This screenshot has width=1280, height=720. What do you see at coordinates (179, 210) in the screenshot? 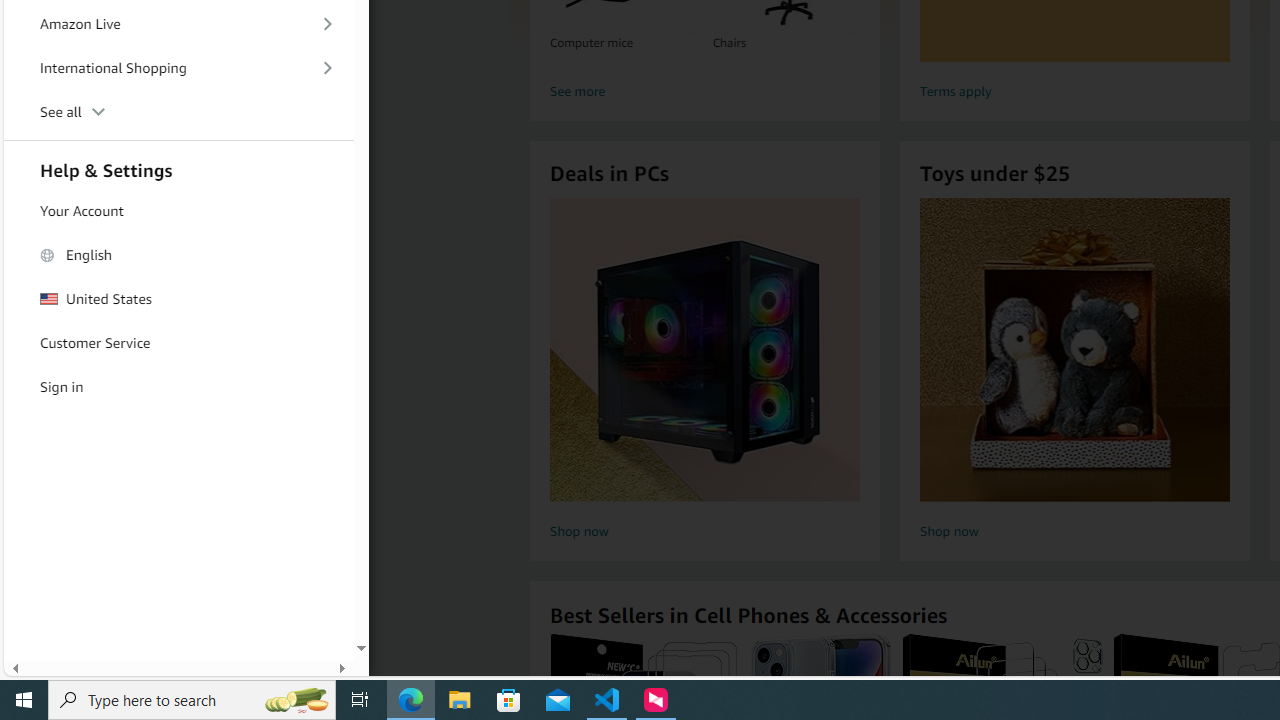
I see `'Your Account'` at bounding box center [179, 210].